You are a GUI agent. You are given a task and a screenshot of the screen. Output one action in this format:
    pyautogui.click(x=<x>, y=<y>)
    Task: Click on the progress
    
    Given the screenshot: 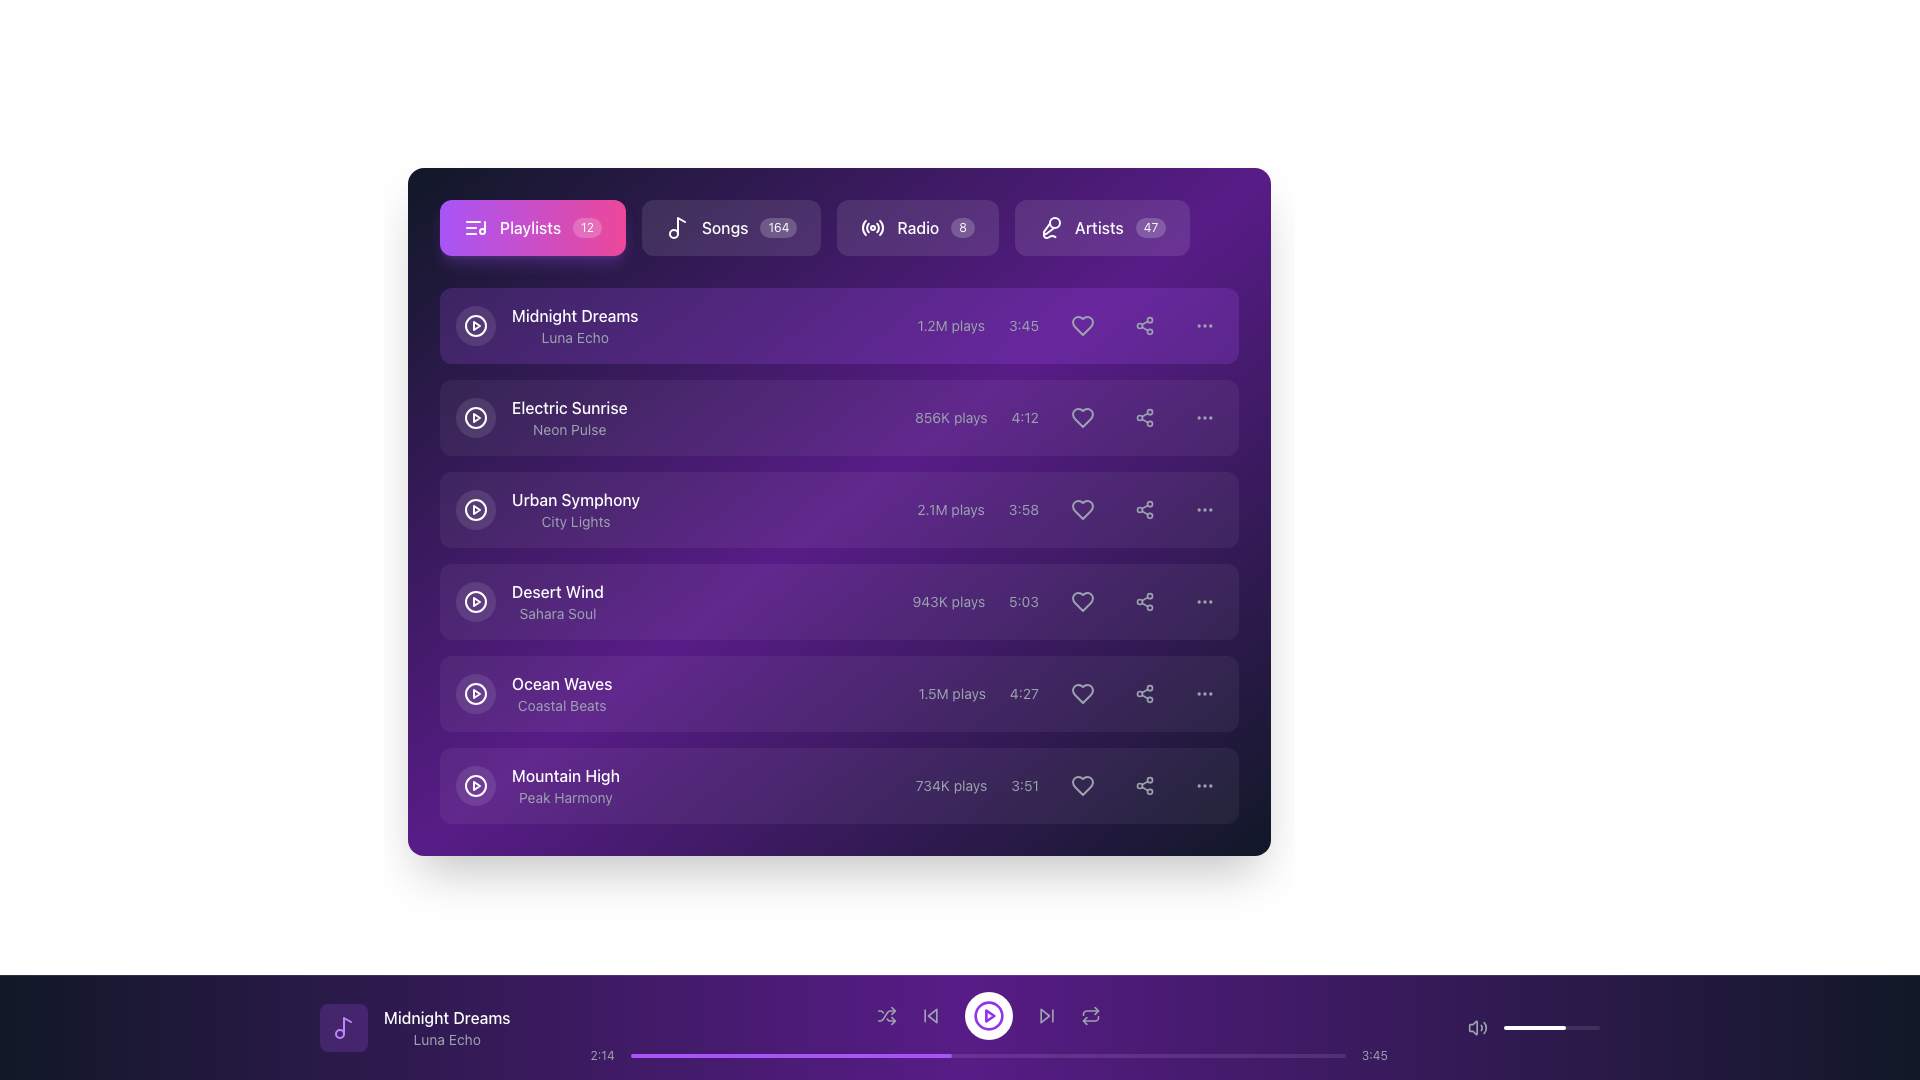 What is the action you would take?
    pyautogui.click(x=880, y=1055)
    